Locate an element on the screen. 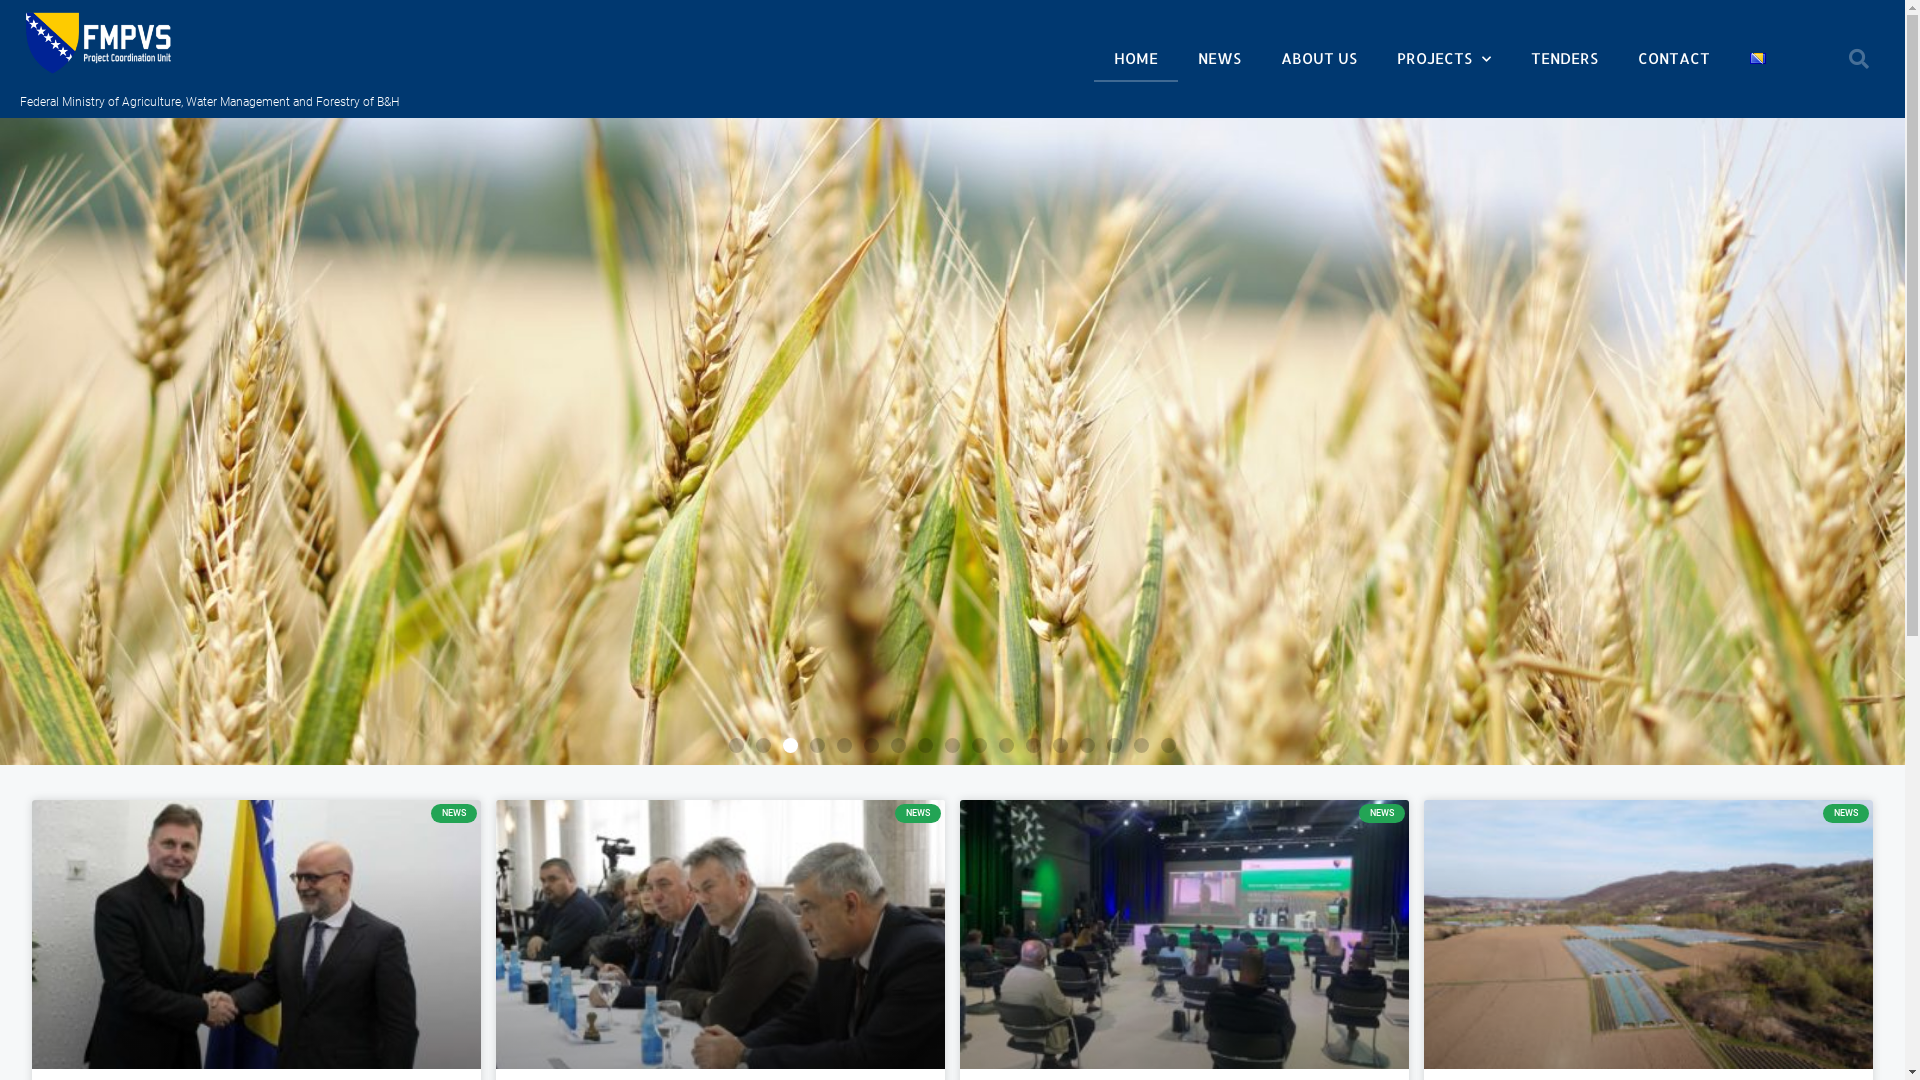  'CONTACT' is located at coordinates (1674, 57).